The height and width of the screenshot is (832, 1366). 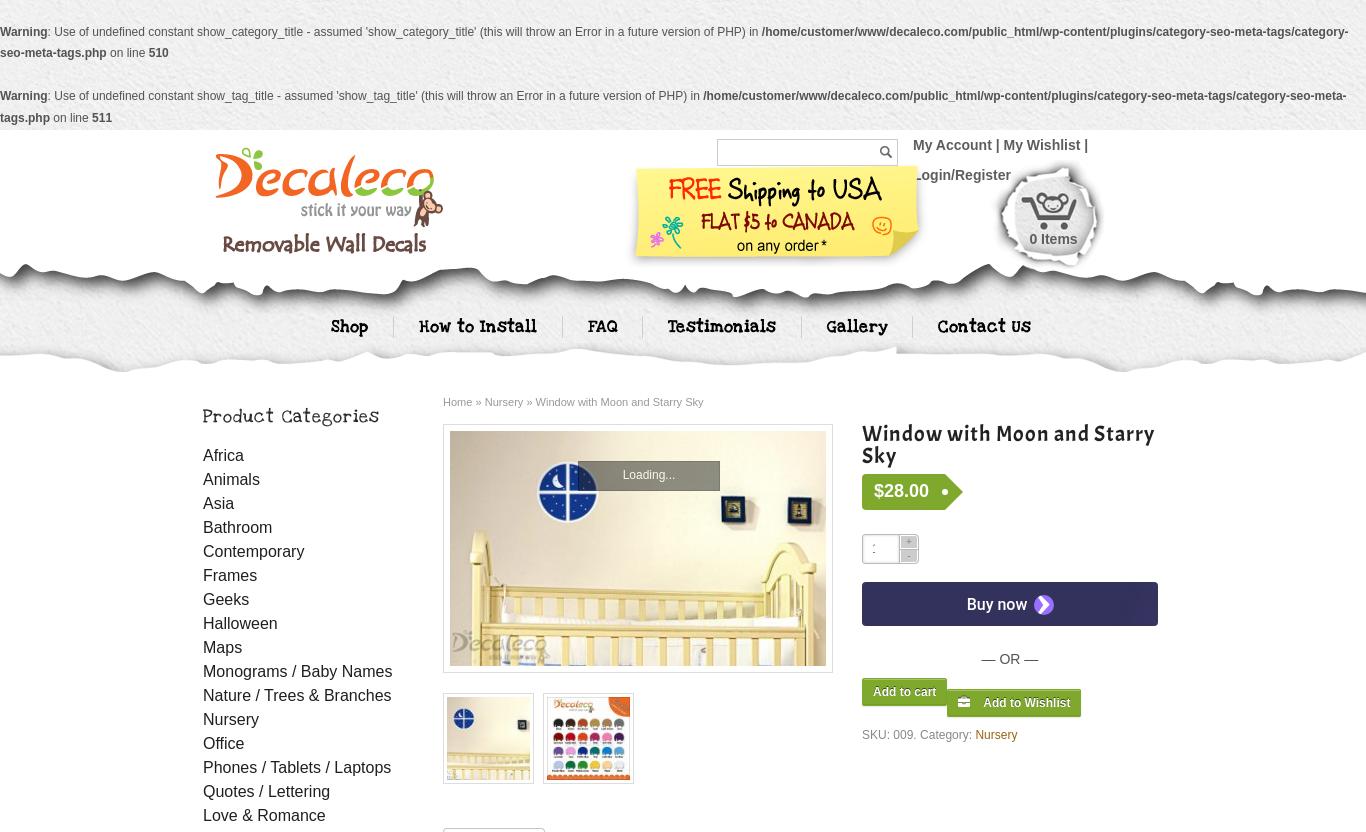 What do you see at coordinates (961, 172) in the screenshot?
I see `'Login/Register'` at bounding box center [961, 172].